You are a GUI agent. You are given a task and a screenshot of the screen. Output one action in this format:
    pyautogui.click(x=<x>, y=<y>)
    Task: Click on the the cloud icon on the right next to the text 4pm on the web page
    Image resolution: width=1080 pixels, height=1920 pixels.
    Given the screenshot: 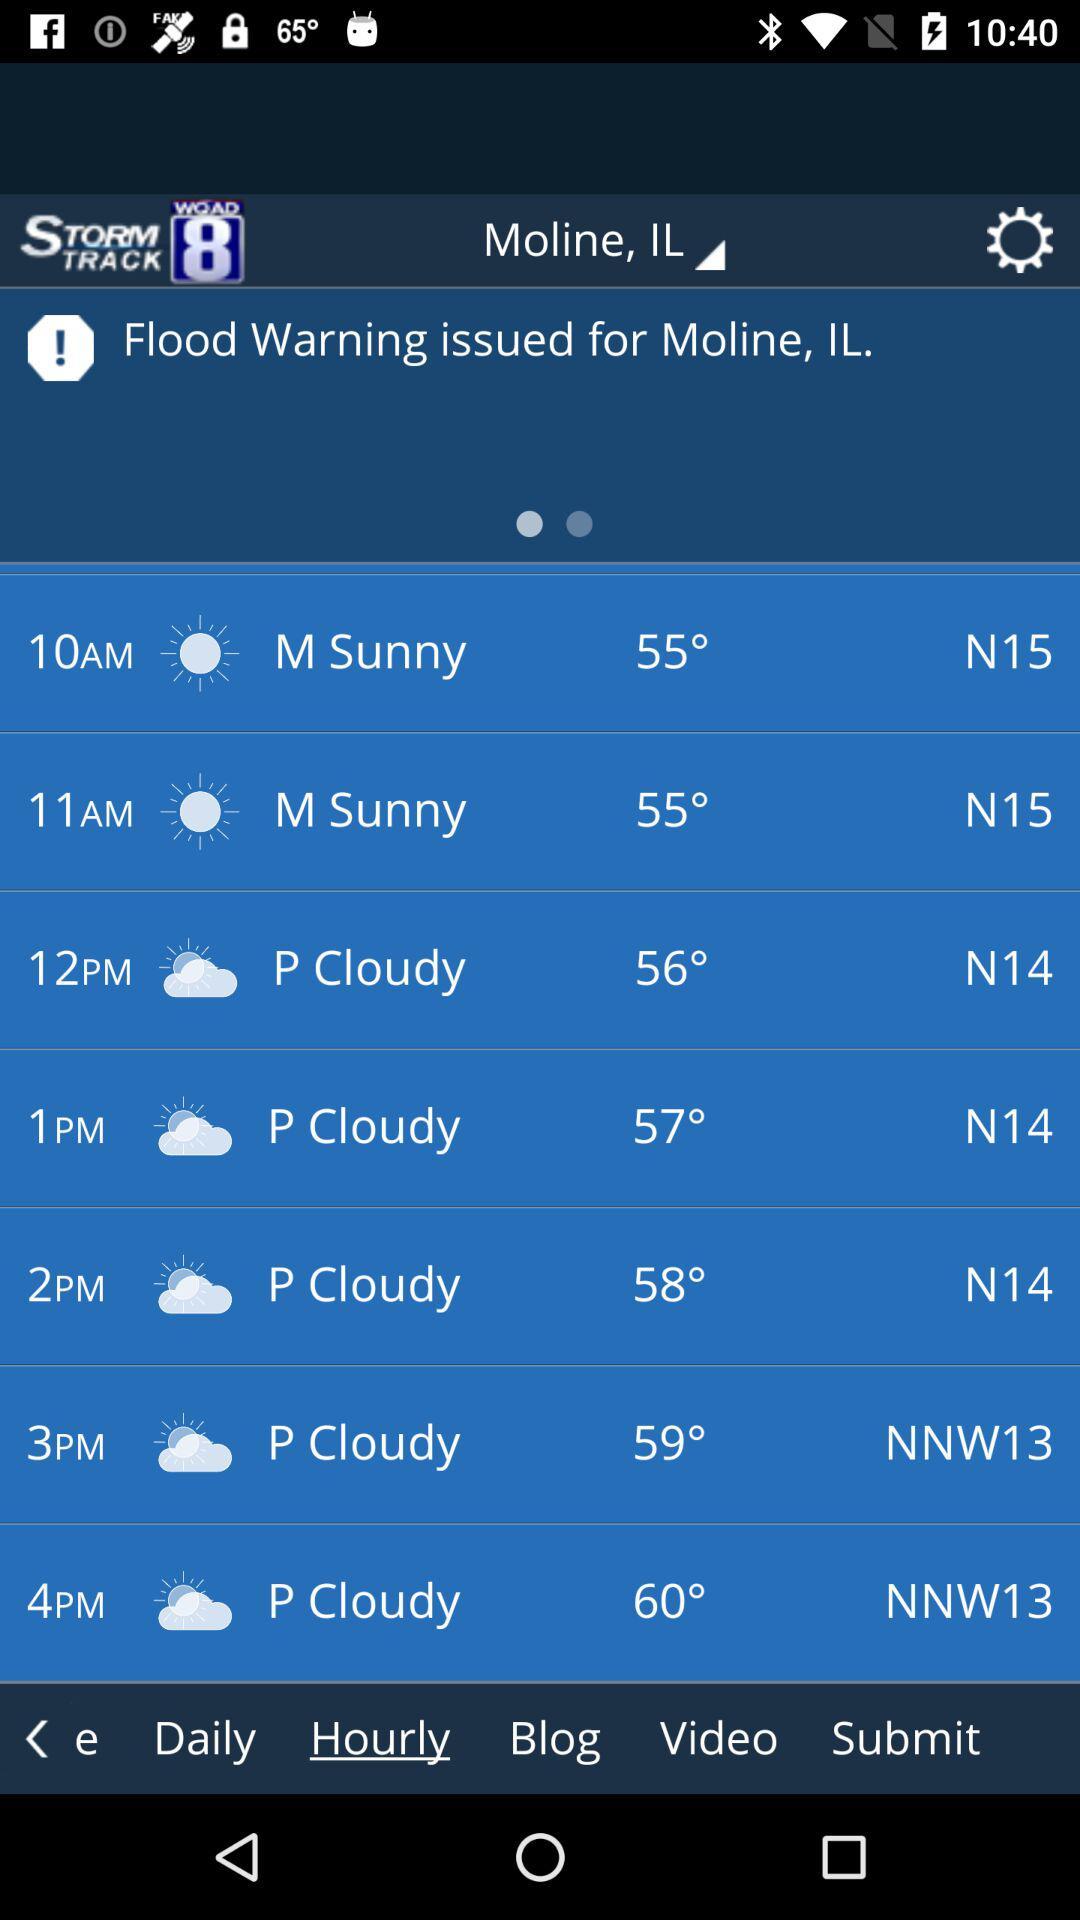 What is the action you would take?
    pyautogui.click(x=193, y=1602)
    